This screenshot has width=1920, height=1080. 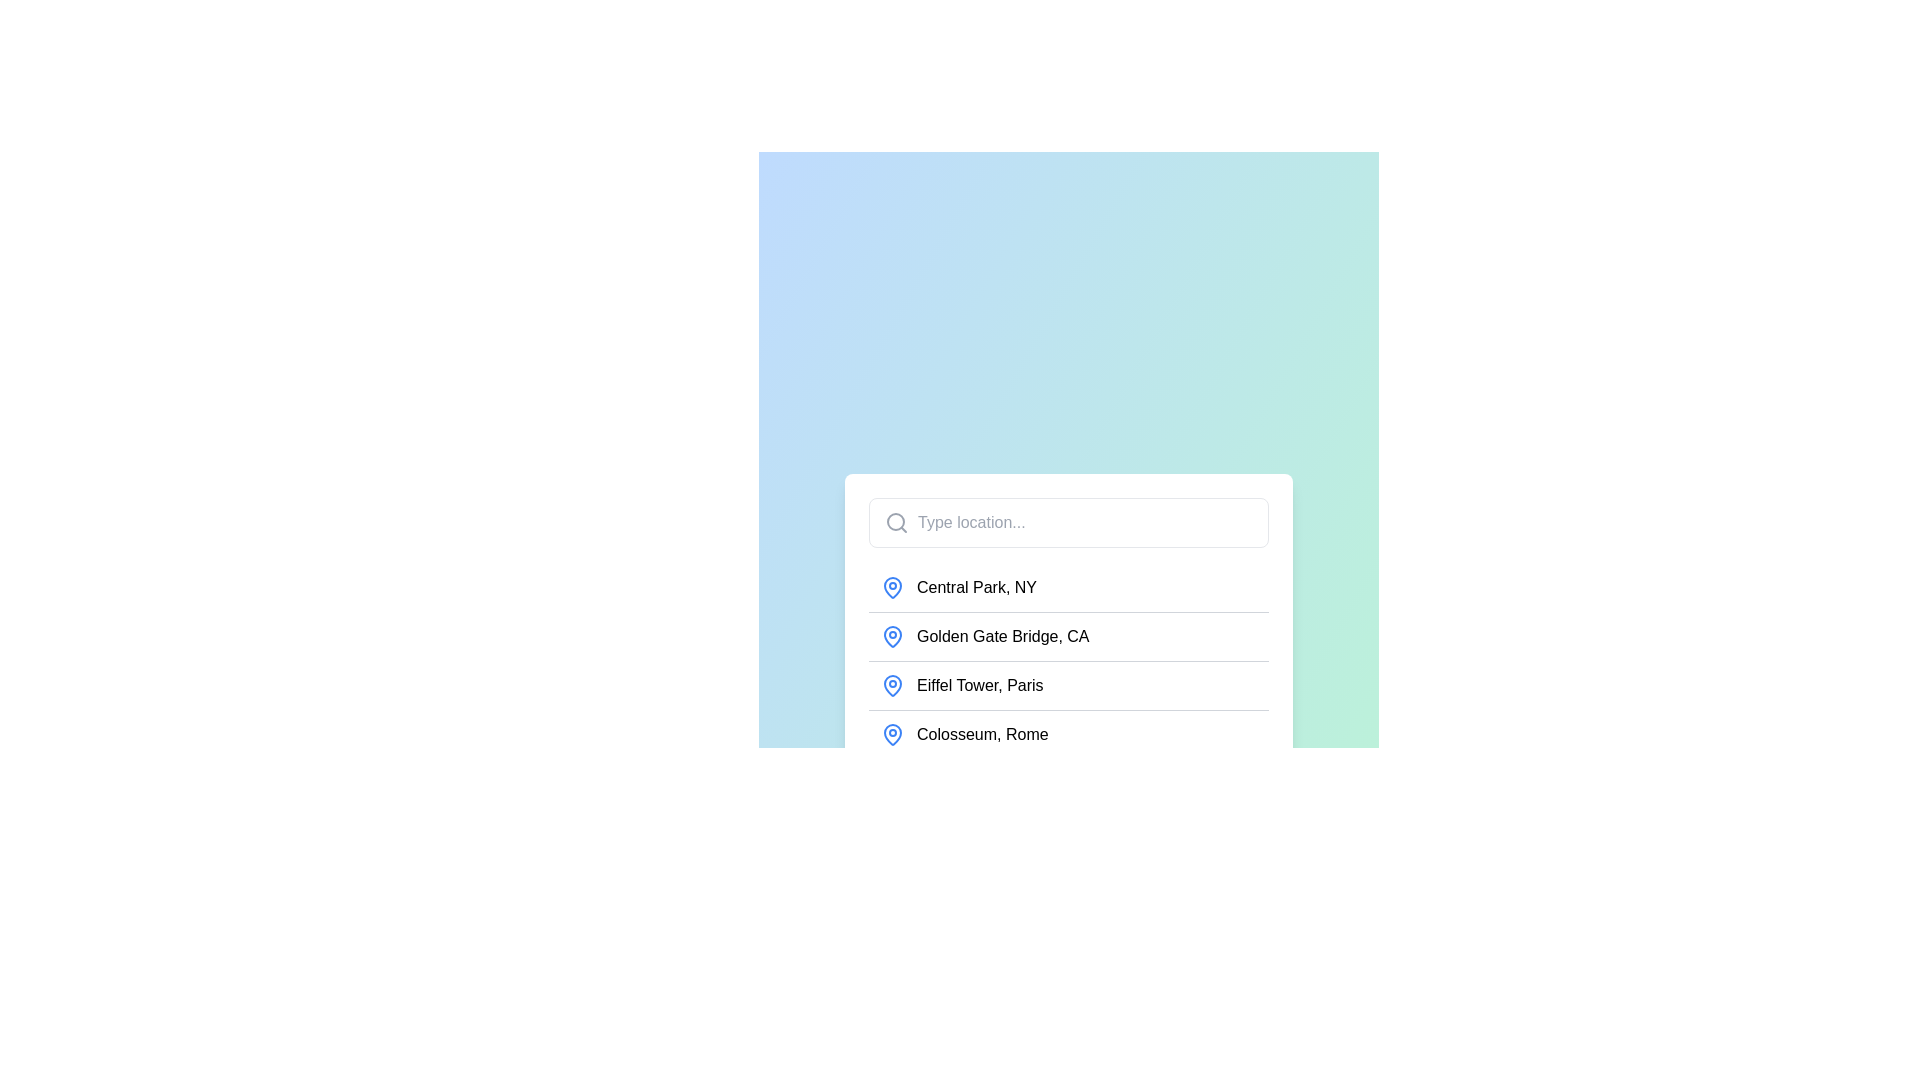 What do you see at coordinates (1068, 690) in the screenshot?
I see `the list item labeled 'Eiffel Tower, Paris'` at bounding box center [1068, 690].